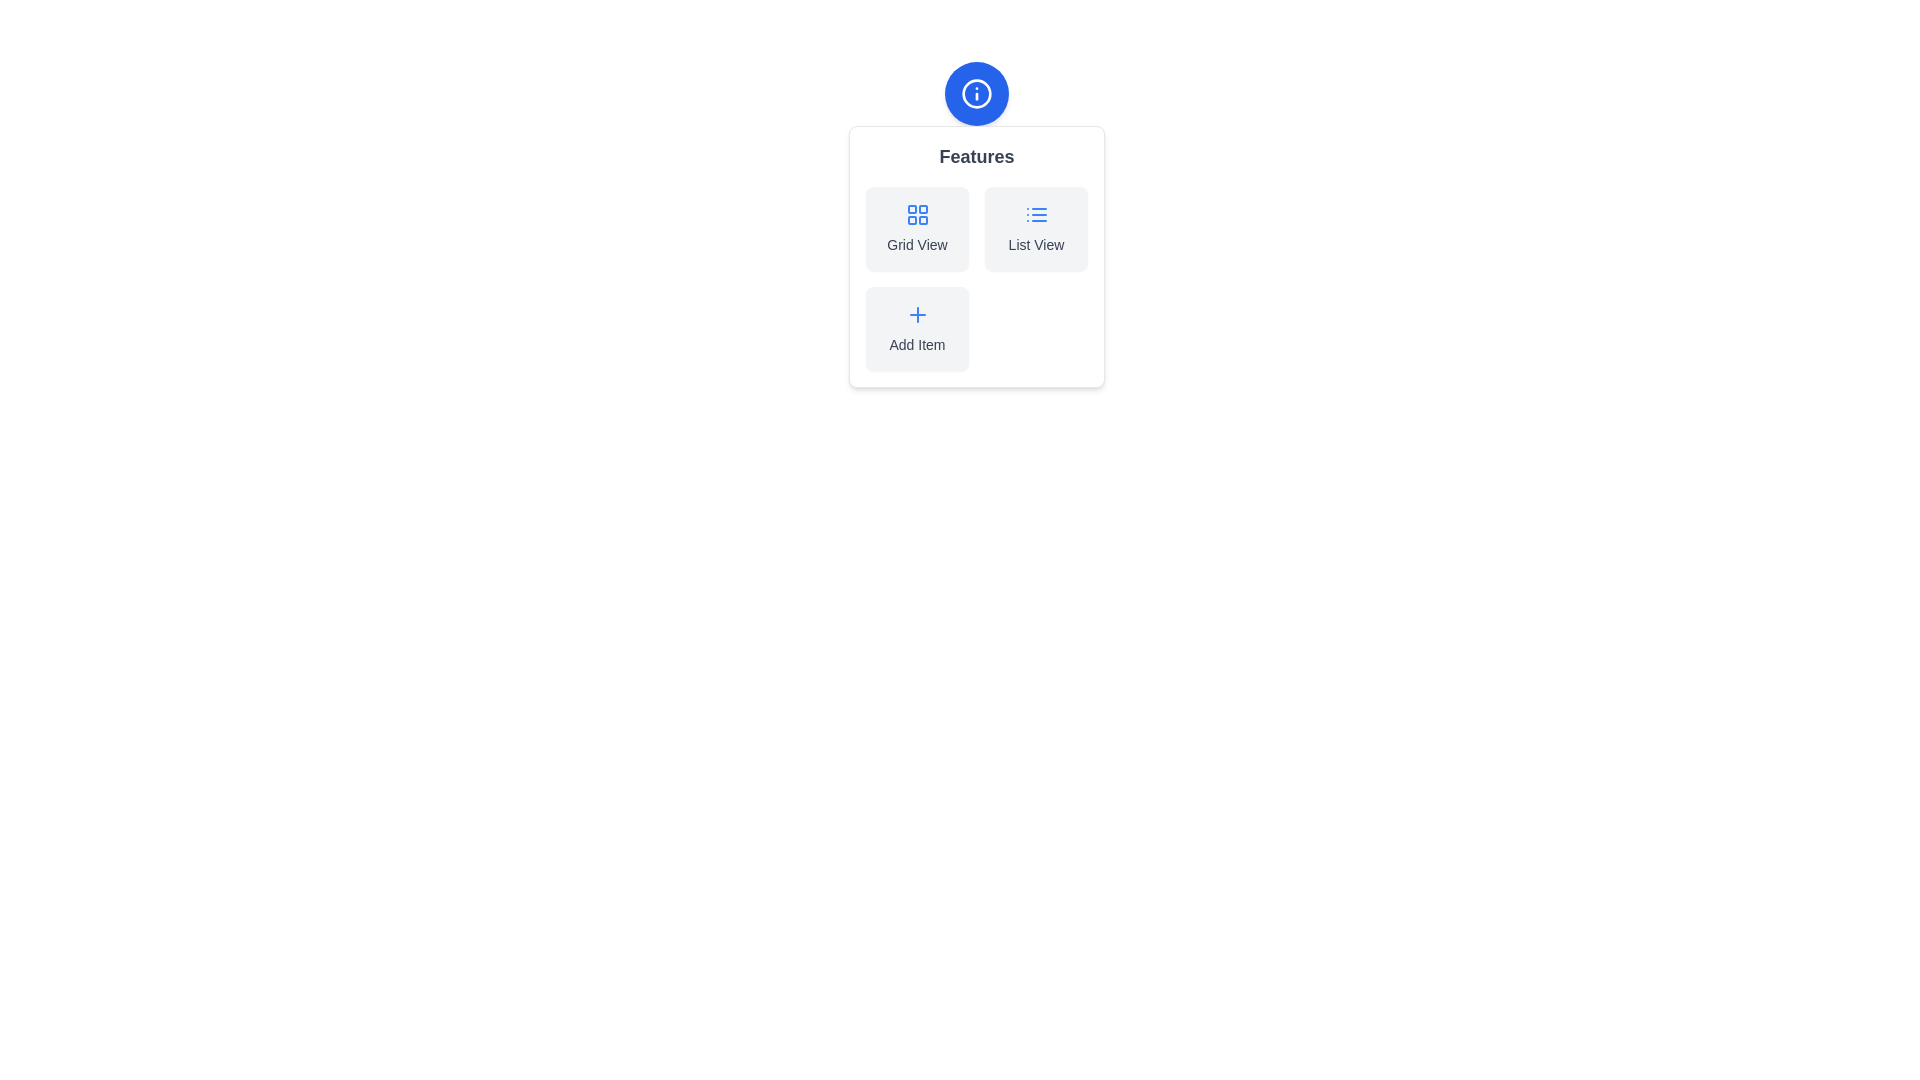  I want to click on the text label that describes the 'List View' feature, positioned in the second column of the grid layout, beneath its associated icon, so click(1036, 244).